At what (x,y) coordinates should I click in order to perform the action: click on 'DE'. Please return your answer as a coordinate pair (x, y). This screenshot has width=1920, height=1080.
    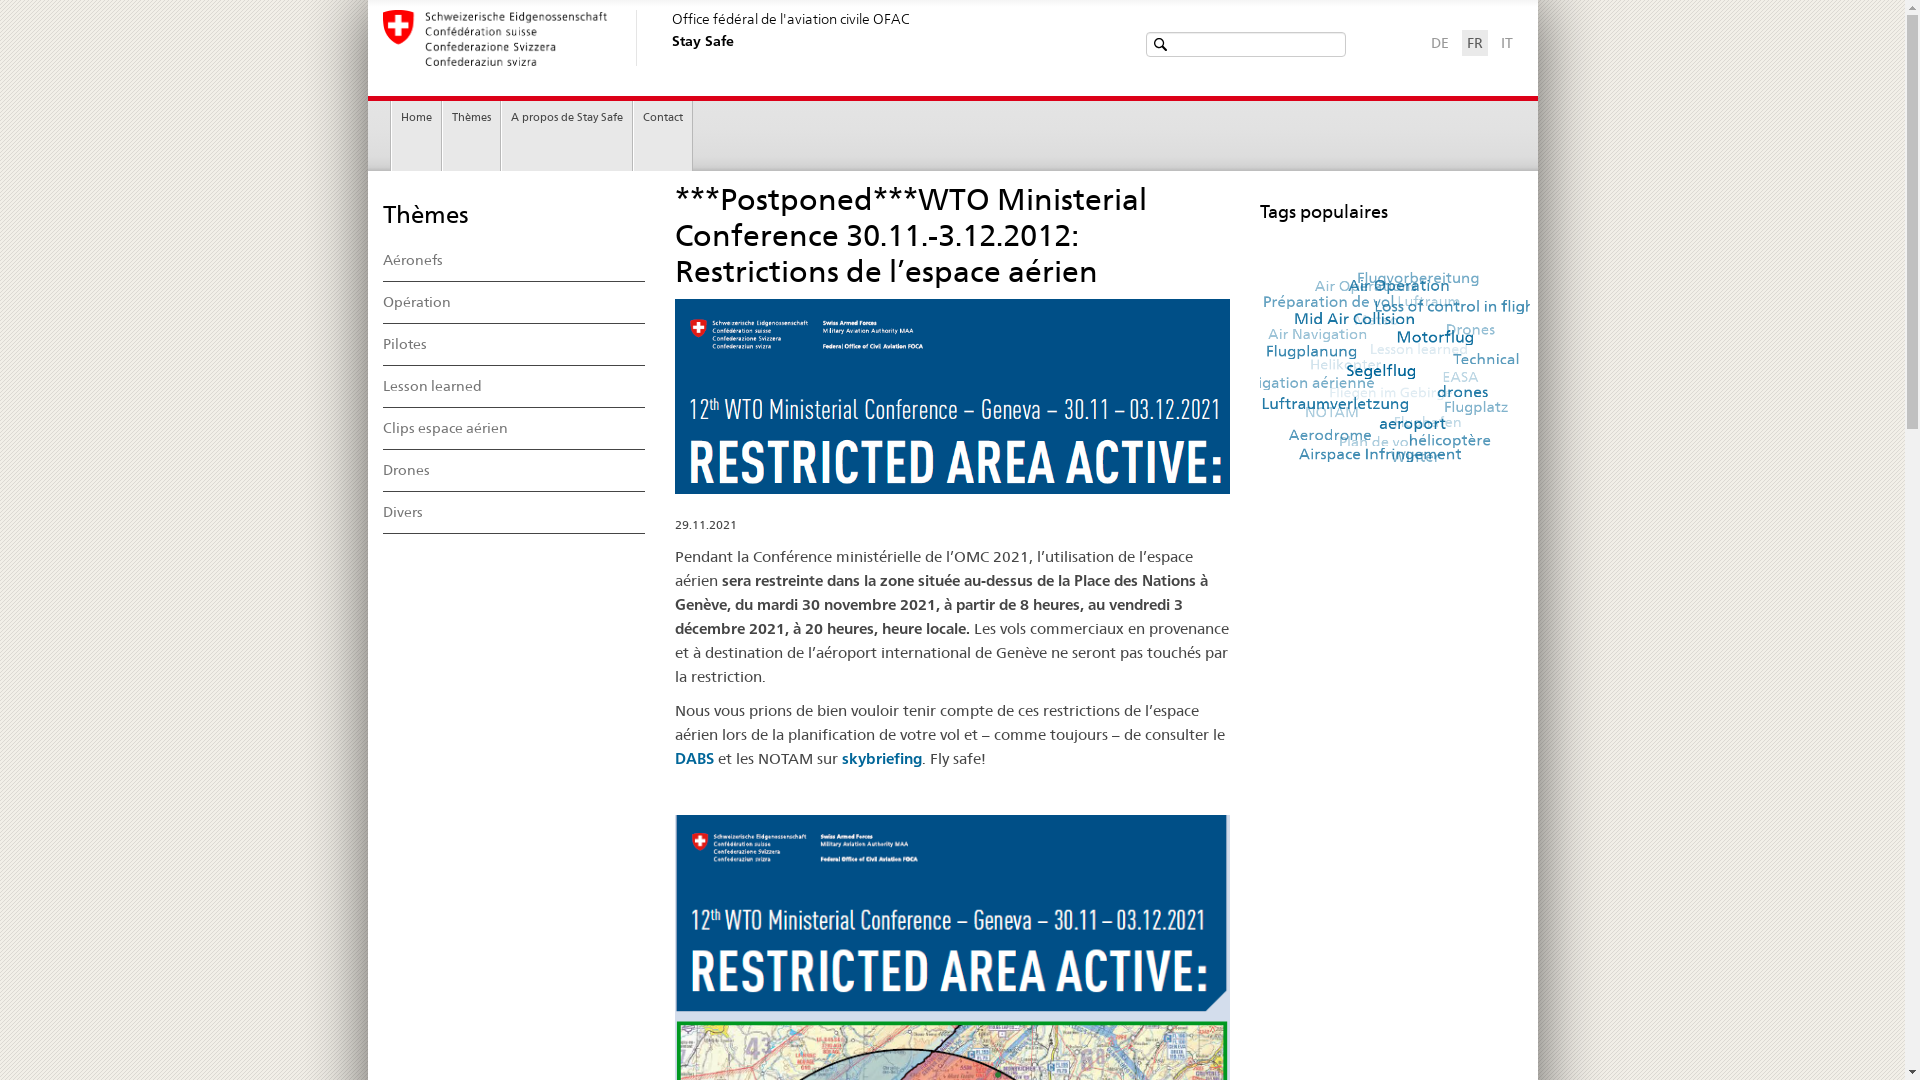
    Looking at the image, I should click on (1438, 42).